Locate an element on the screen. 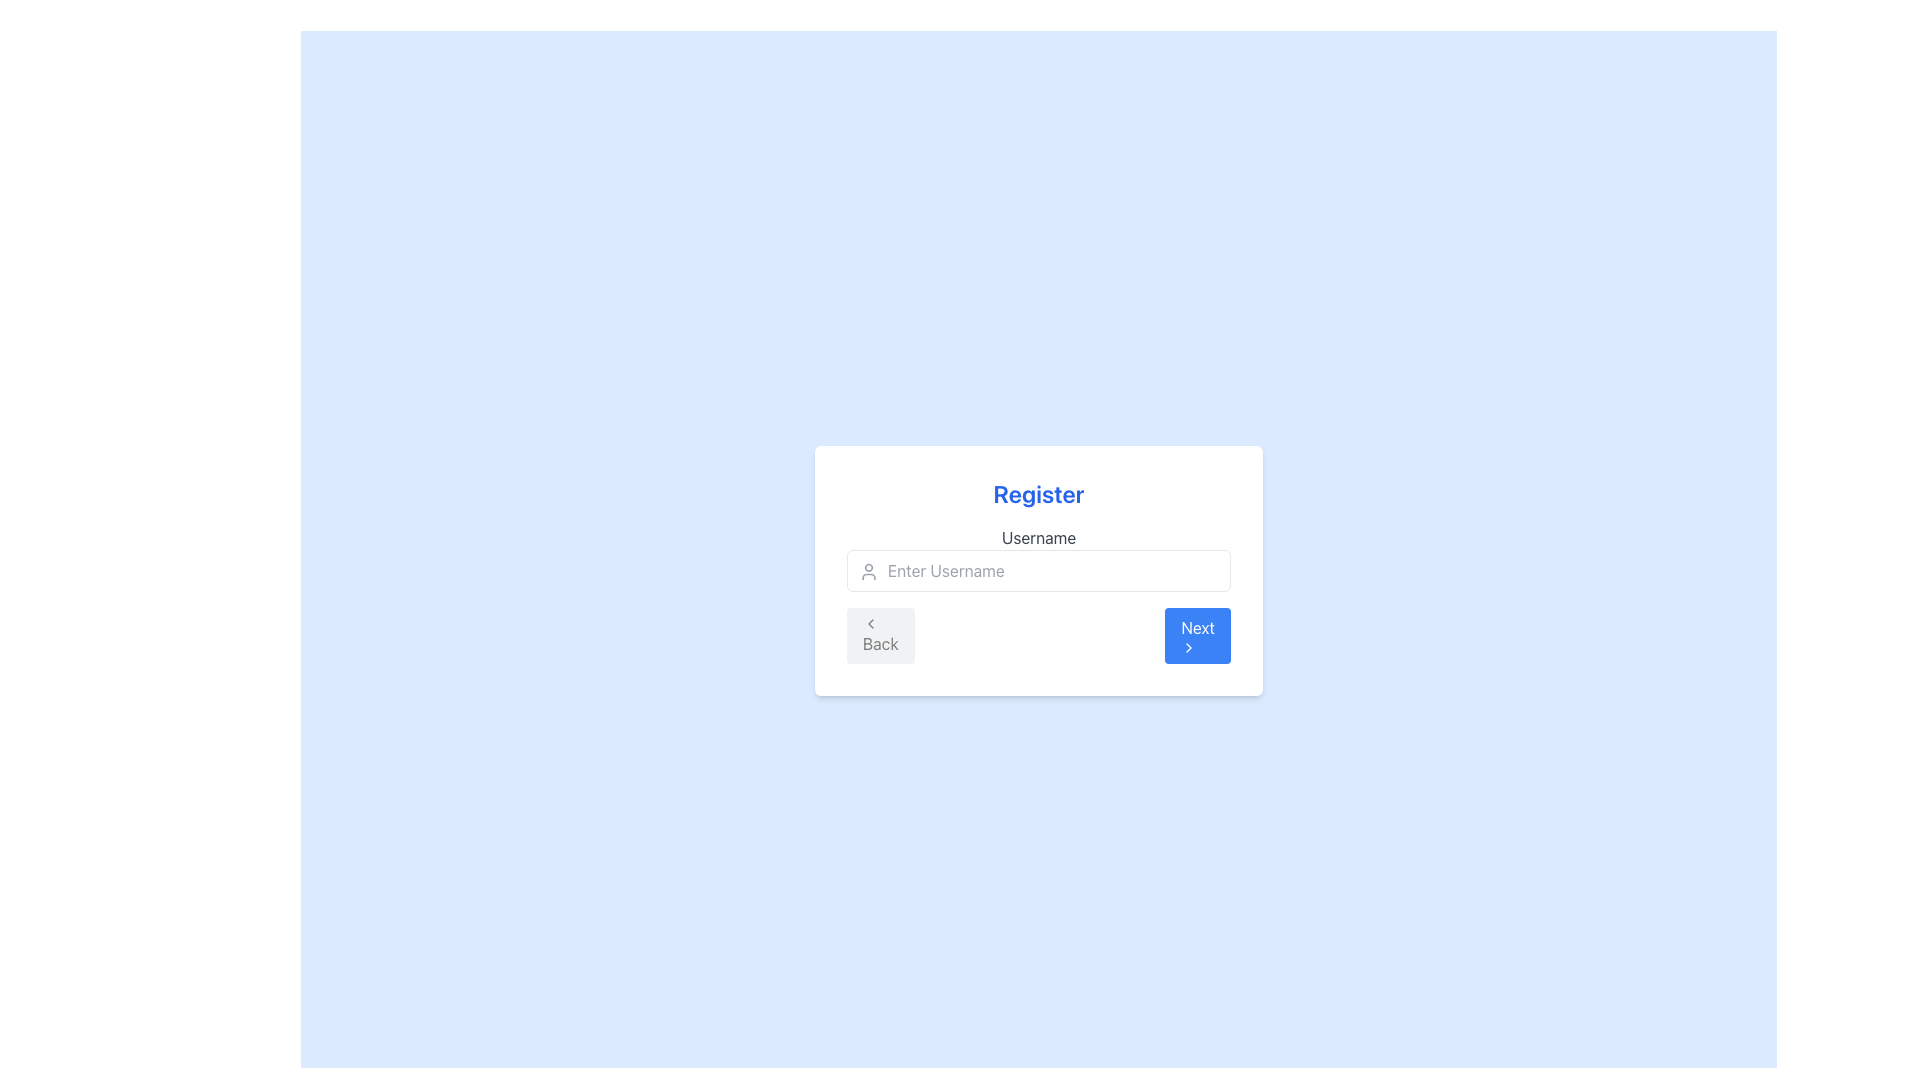 This screenshot has width=1920, height=1080. the 'Next' button located in the bottom-right corner of the registration dialog, which contains the chevron icon for navigation is located at coordinates (1189, 648).